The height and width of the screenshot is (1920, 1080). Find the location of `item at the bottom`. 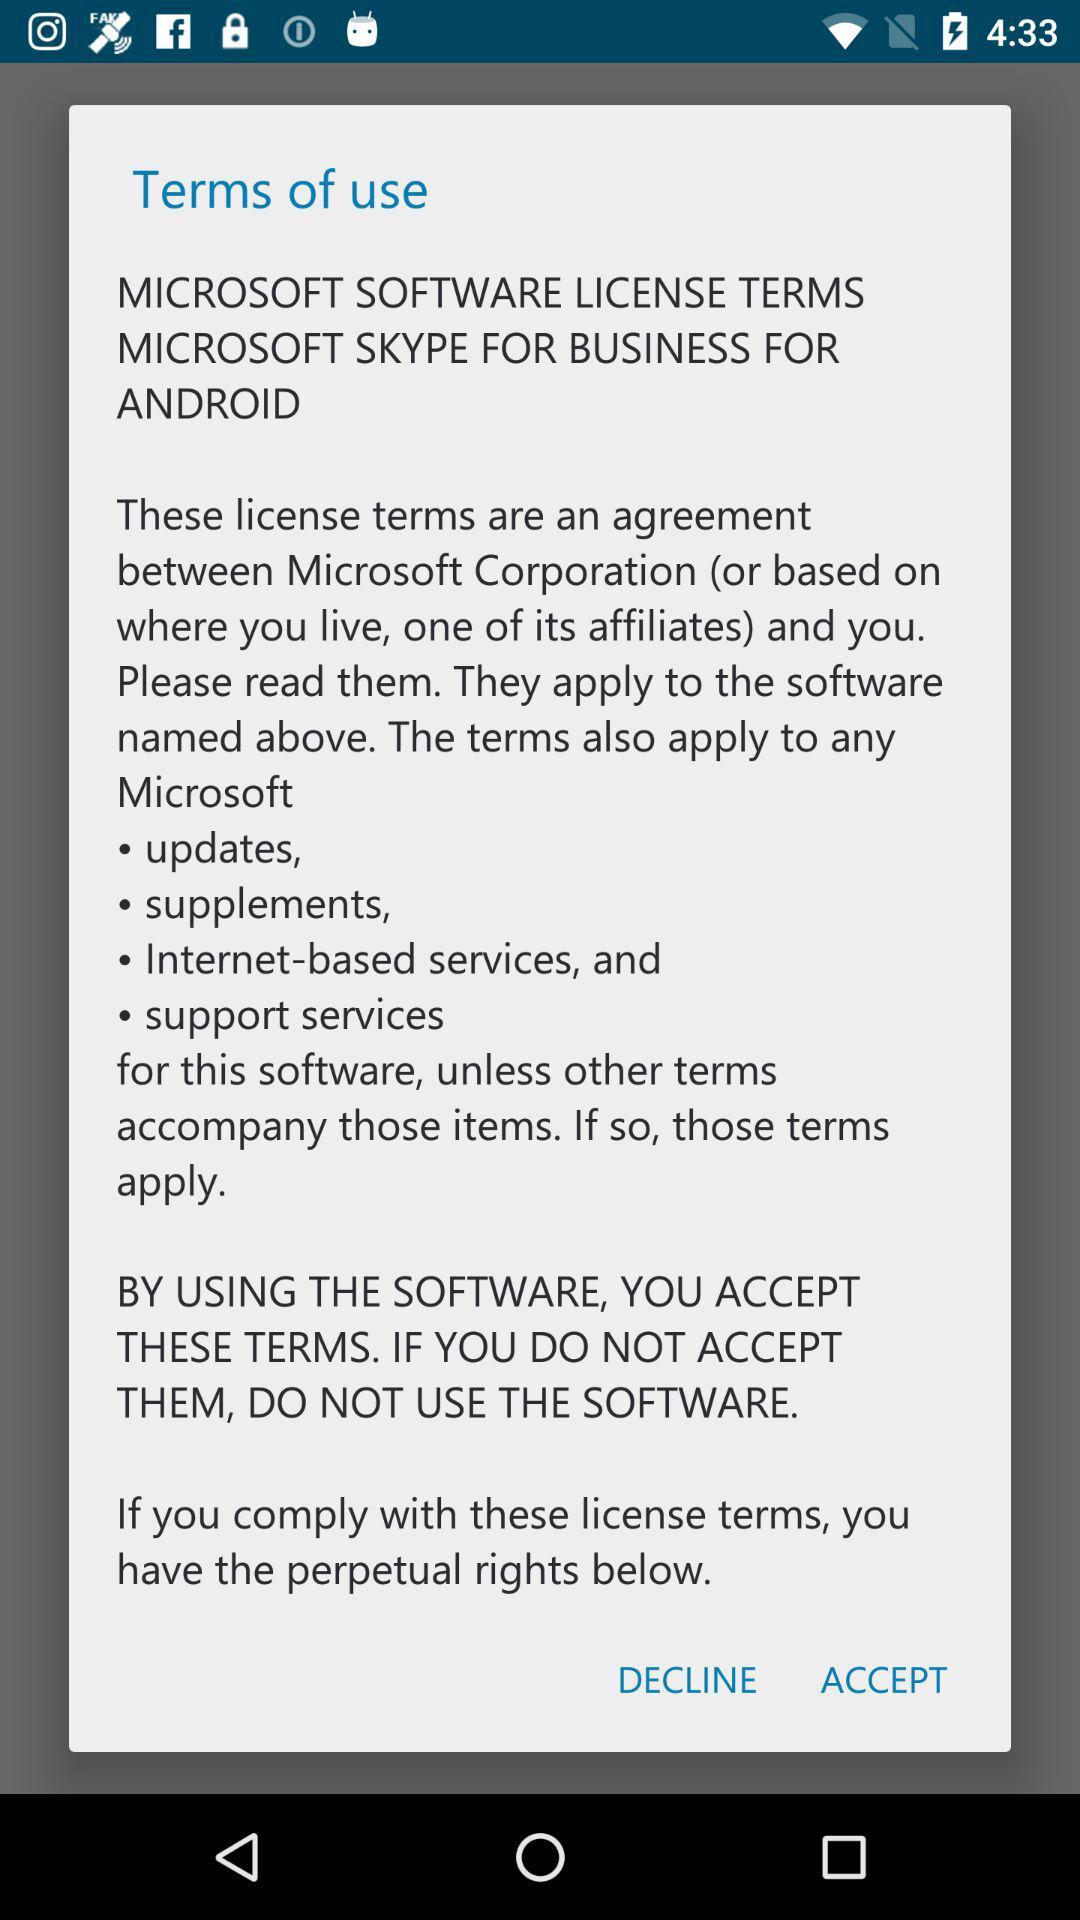

item at the bottom is located at coordinates (686, 1678).